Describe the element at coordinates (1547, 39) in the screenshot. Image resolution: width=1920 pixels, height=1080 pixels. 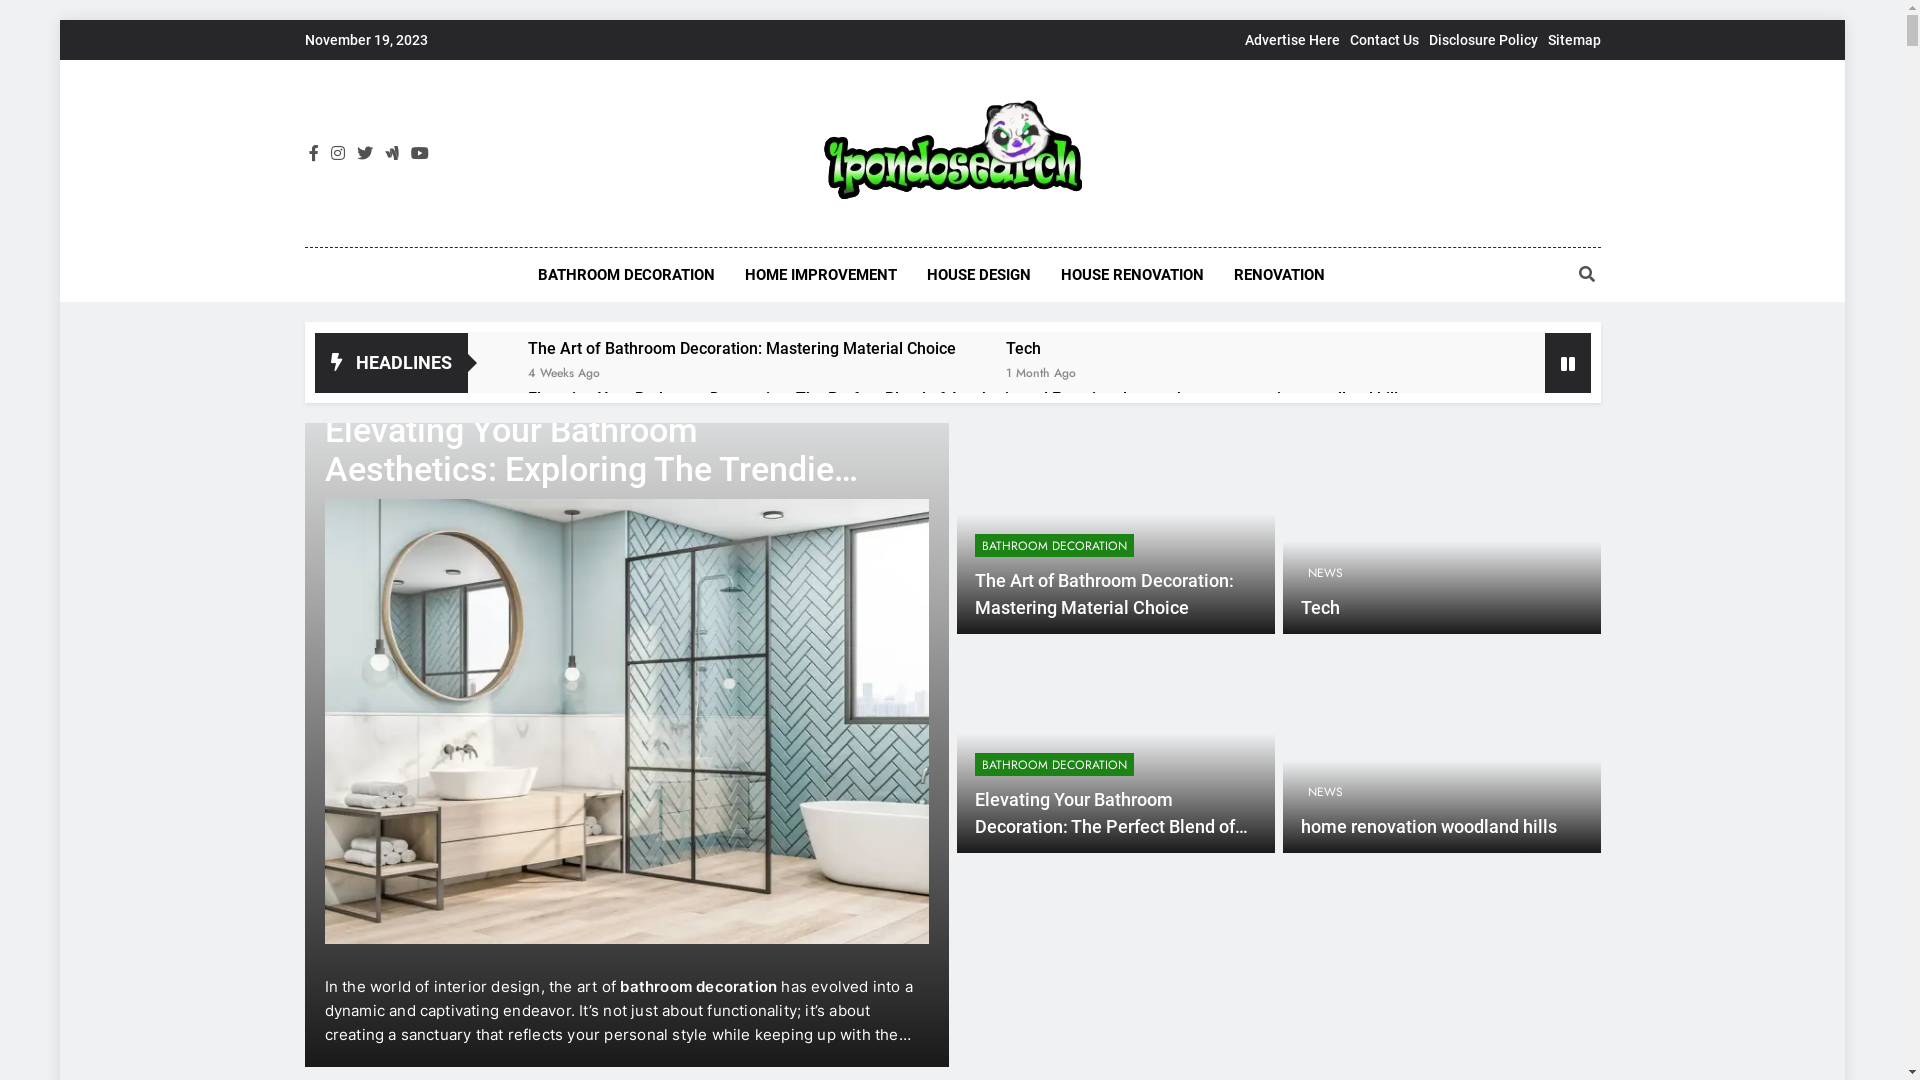
I see `'Sitemap'` at that location.